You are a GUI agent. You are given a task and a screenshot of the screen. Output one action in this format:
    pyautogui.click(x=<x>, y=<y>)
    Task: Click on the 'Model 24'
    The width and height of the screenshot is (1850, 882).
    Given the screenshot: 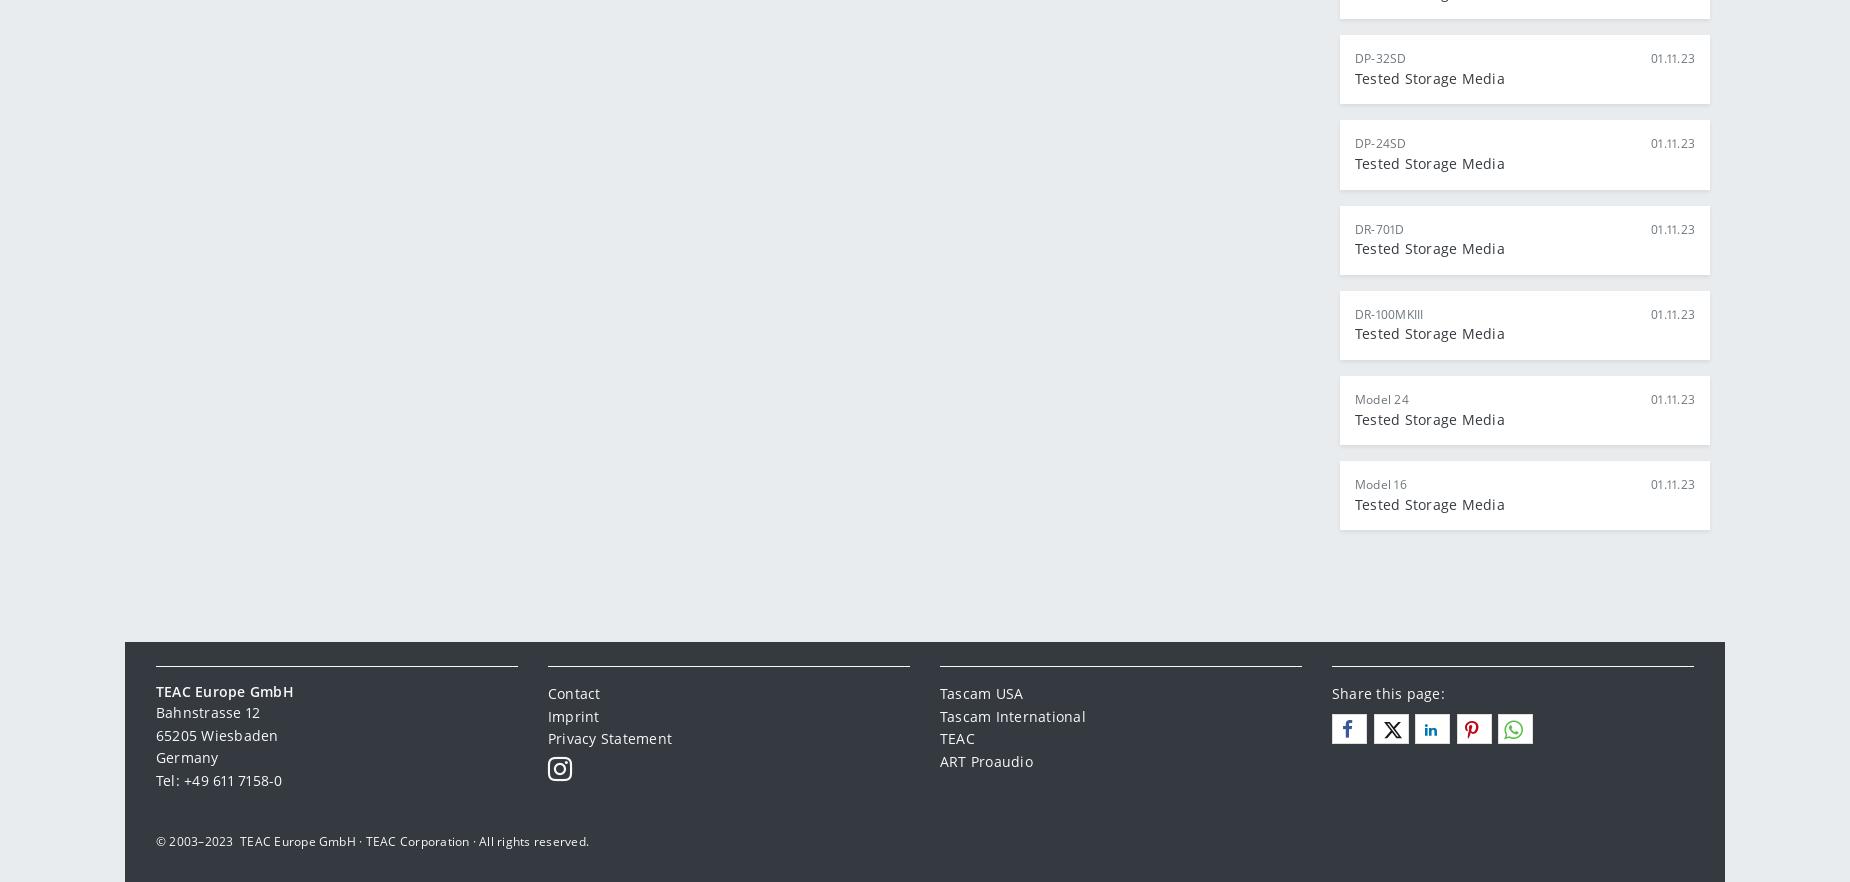 What is the action you would take?
    pyautogui.click(x=1380, y=399)
    